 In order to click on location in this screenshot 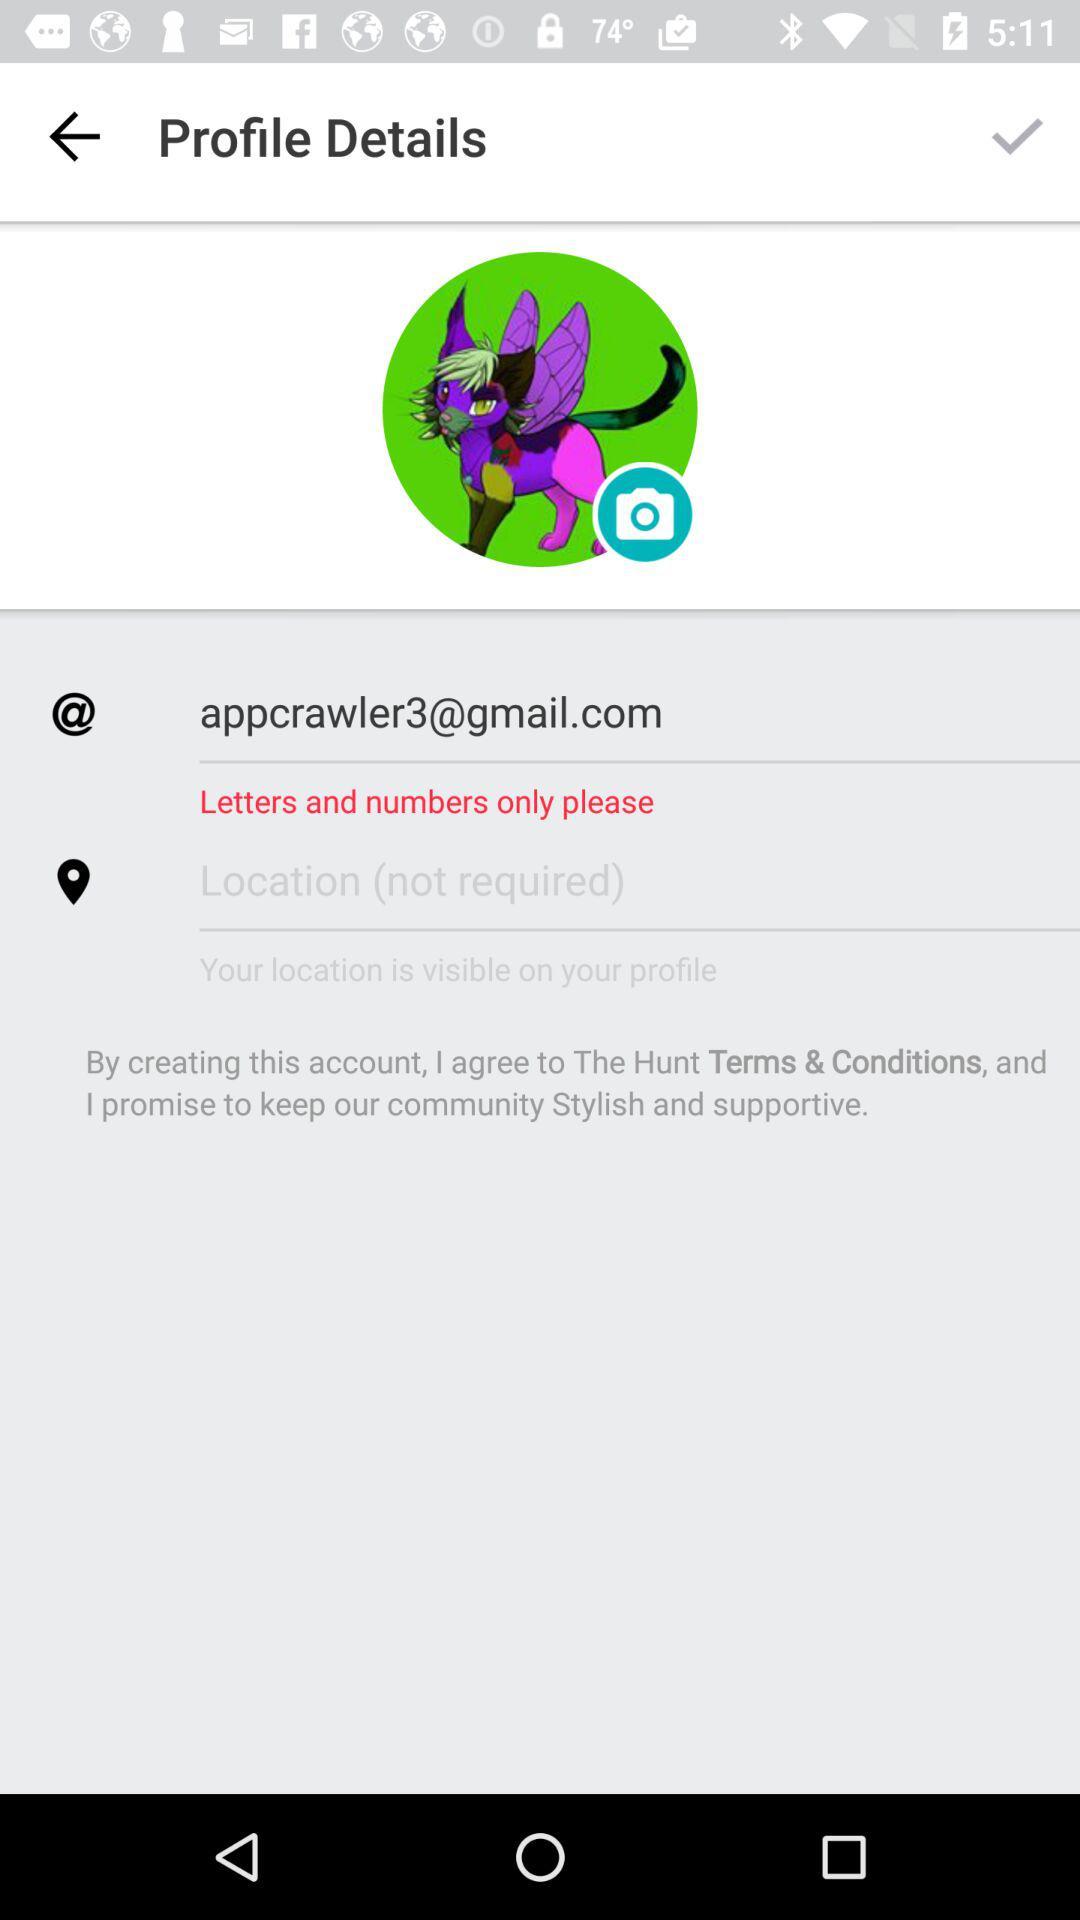, I will do `click(639, 878)`.